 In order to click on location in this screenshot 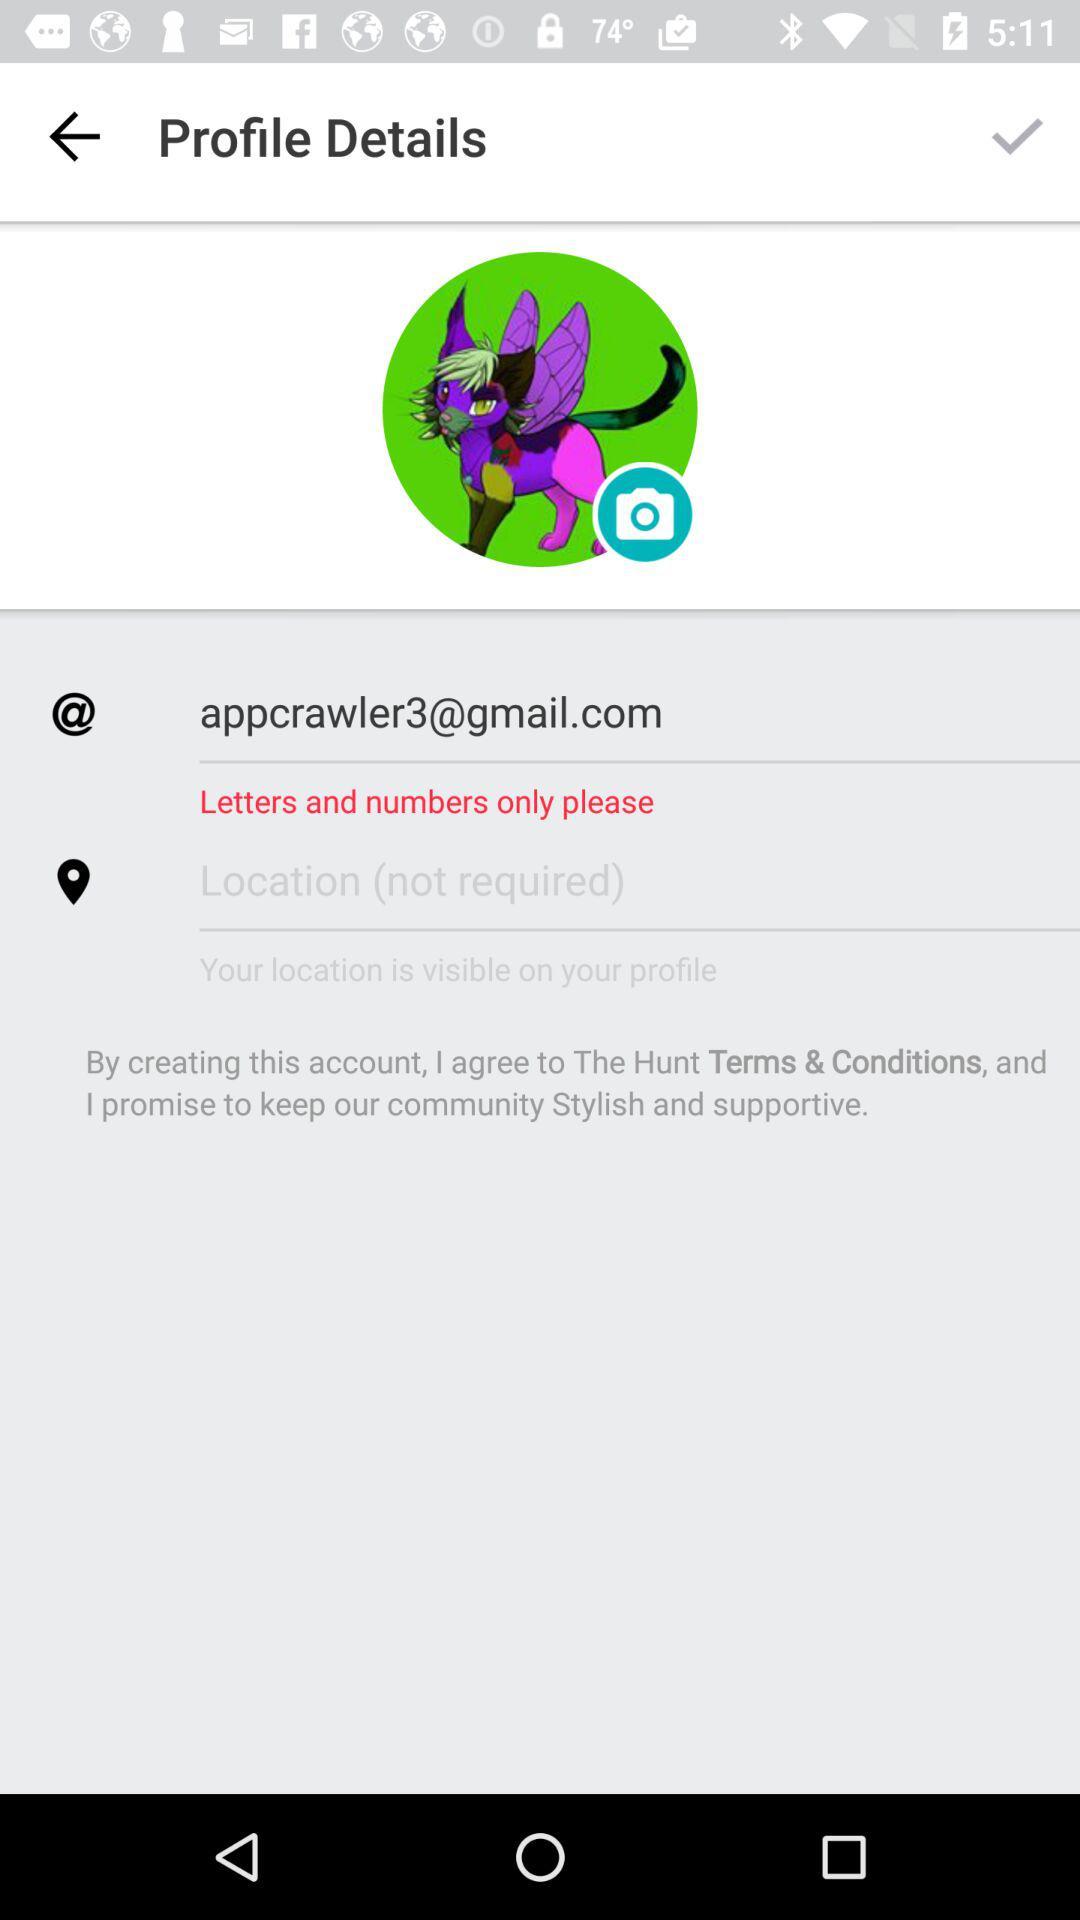, I will do `click(639, 878)`.